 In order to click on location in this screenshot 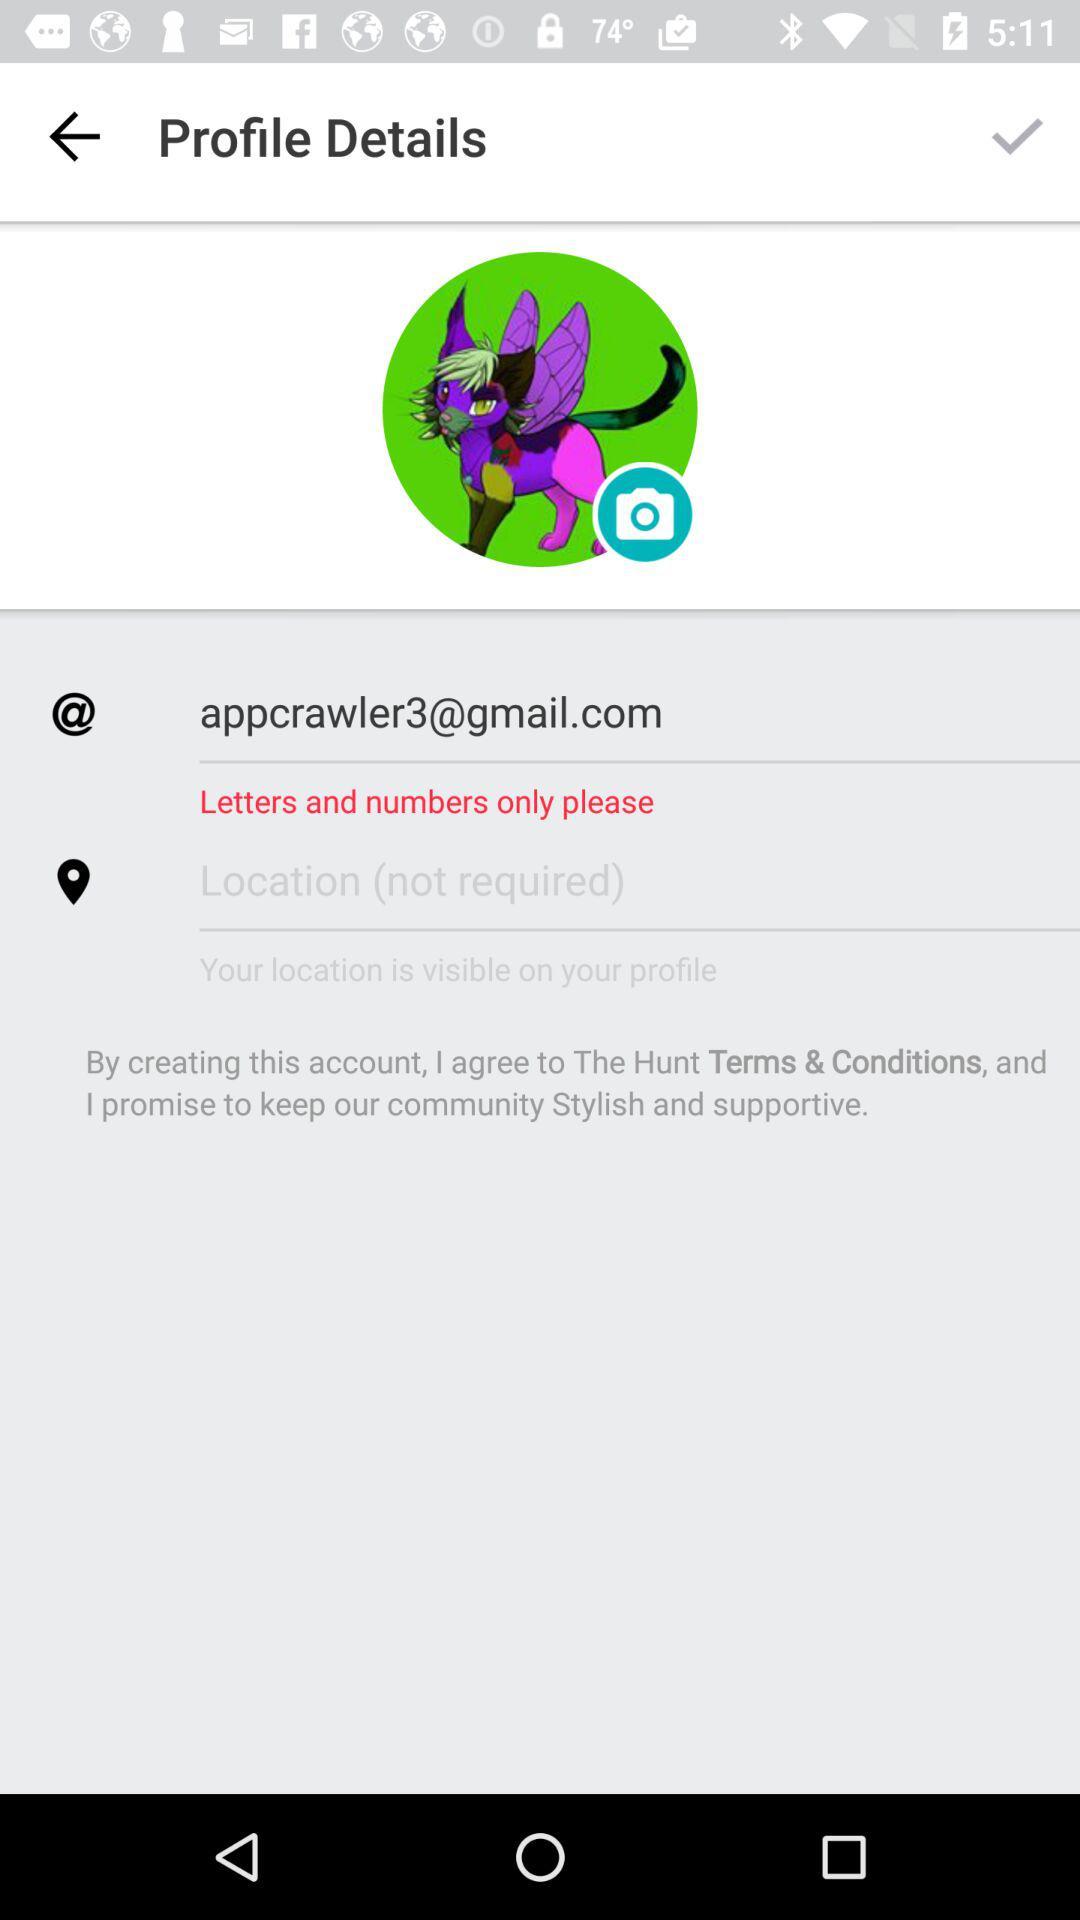, I will do `click(639, 878)`.